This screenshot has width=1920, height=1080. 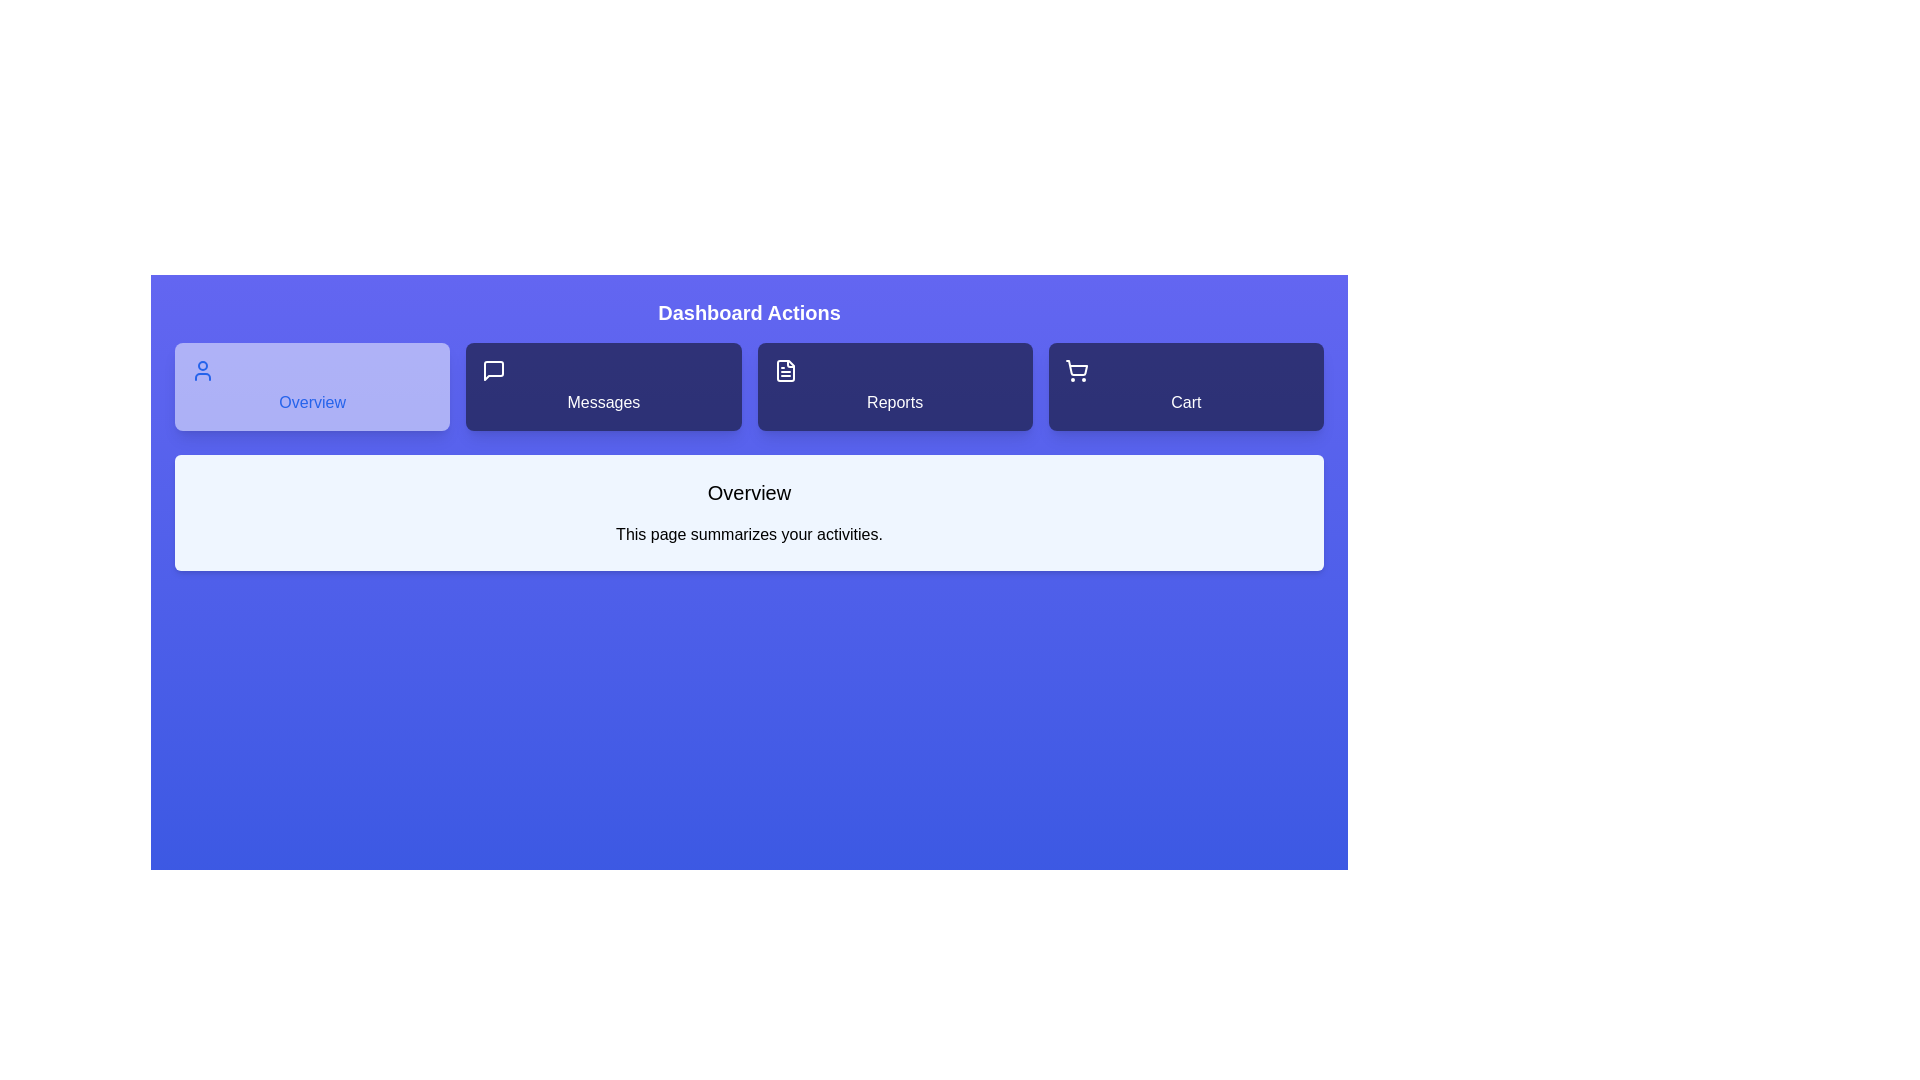 I want to click on the Reports tab to view its content, so click(x=894, y=386).